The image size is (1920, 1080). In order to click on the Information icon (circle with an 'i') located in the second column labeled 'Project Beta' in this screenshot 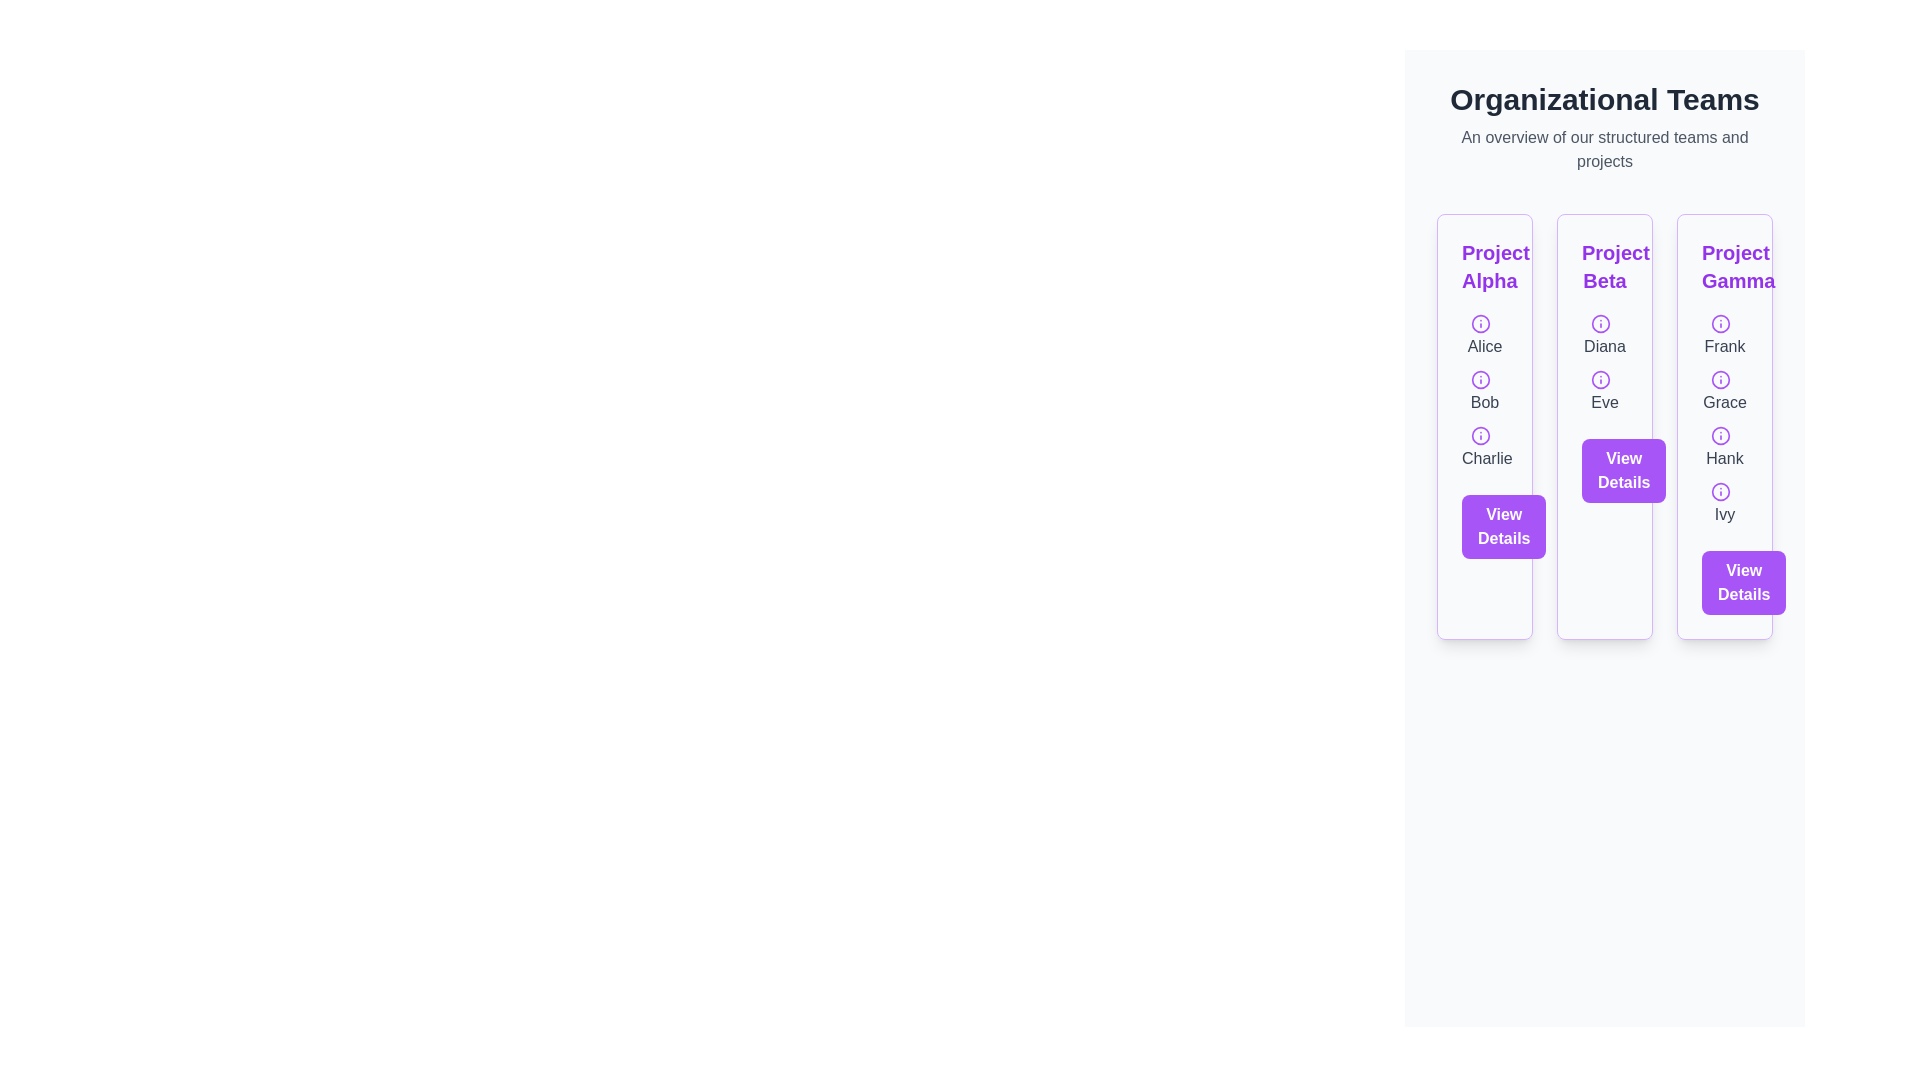, I will do `click(1601, 322)`.